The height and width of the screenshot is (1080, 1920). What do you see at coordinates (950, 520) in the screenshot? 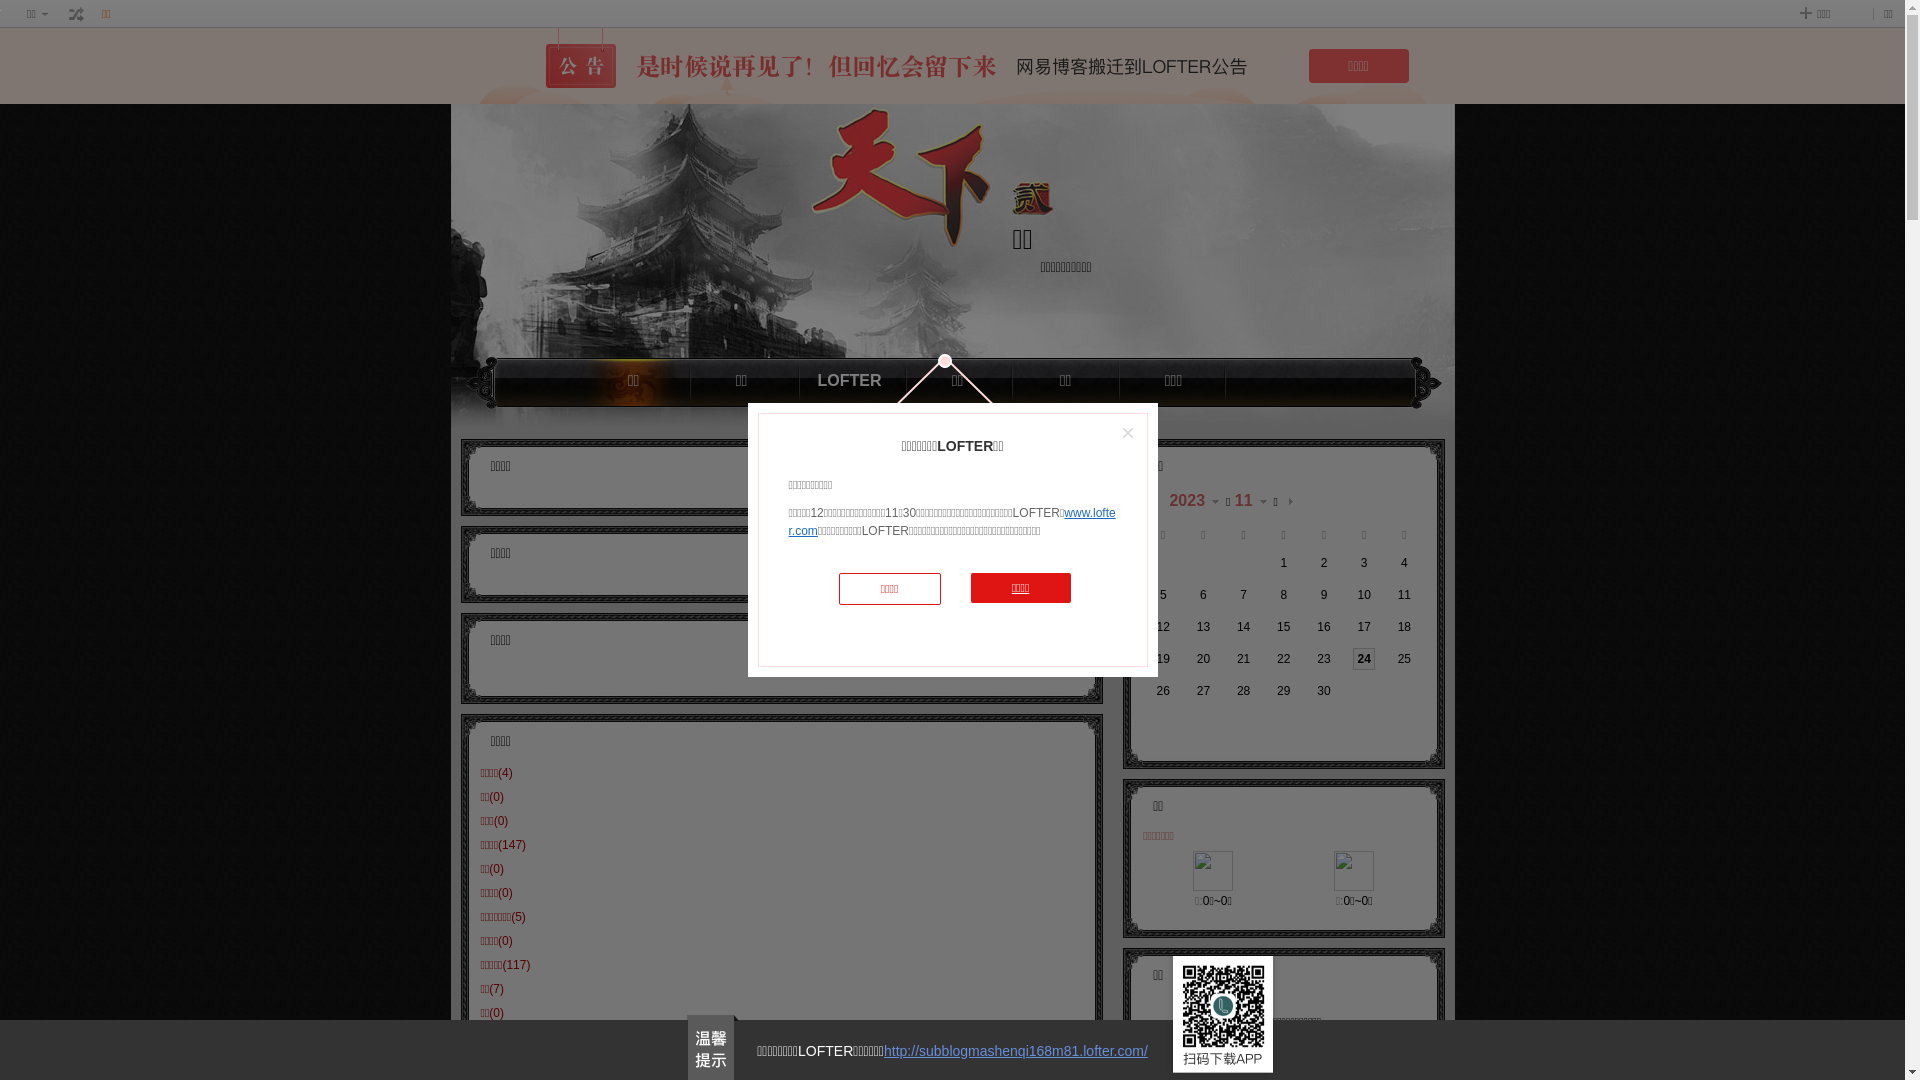
I see `'www.lofter.com'` at bounding box center [950, 520].